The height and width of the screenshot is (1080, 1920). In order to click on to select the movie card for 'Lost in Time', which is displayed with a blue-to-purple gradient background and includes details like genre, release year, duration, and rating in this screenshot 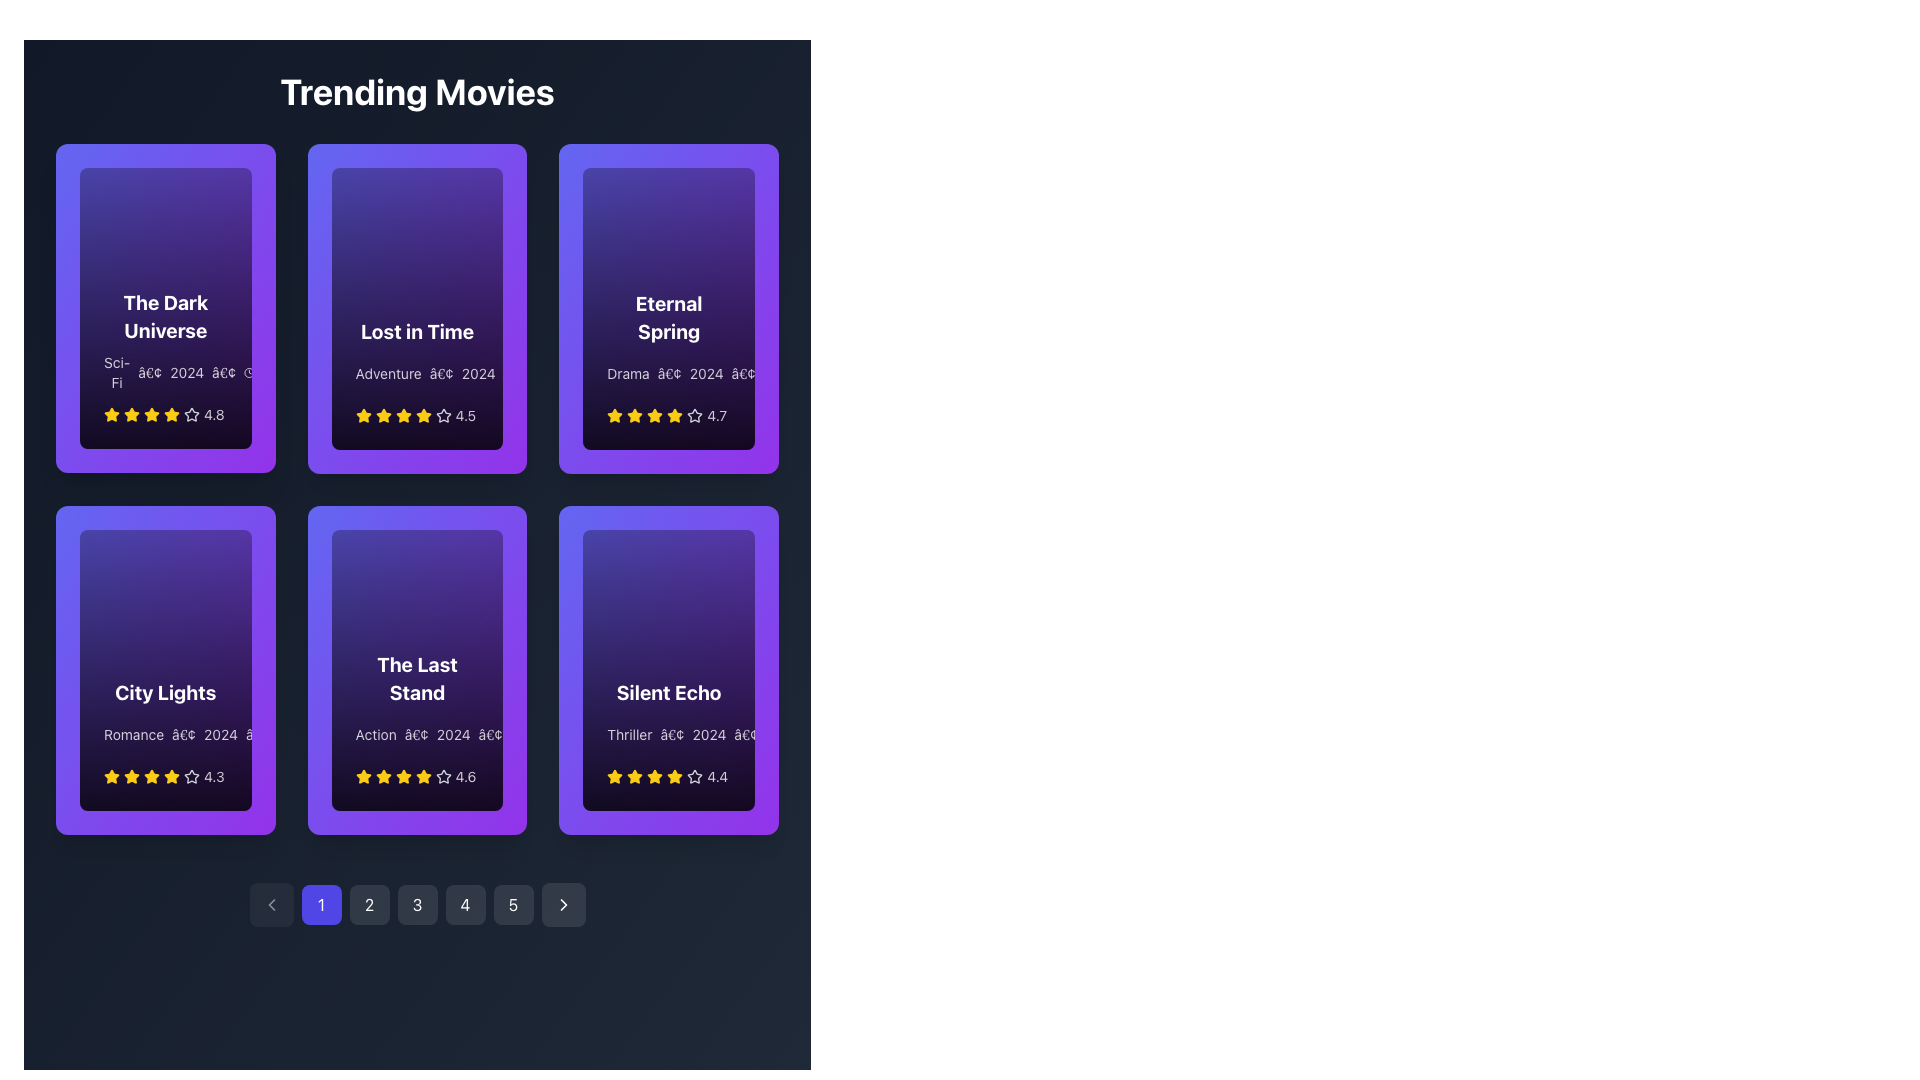, I will do `click(416, 308)`.